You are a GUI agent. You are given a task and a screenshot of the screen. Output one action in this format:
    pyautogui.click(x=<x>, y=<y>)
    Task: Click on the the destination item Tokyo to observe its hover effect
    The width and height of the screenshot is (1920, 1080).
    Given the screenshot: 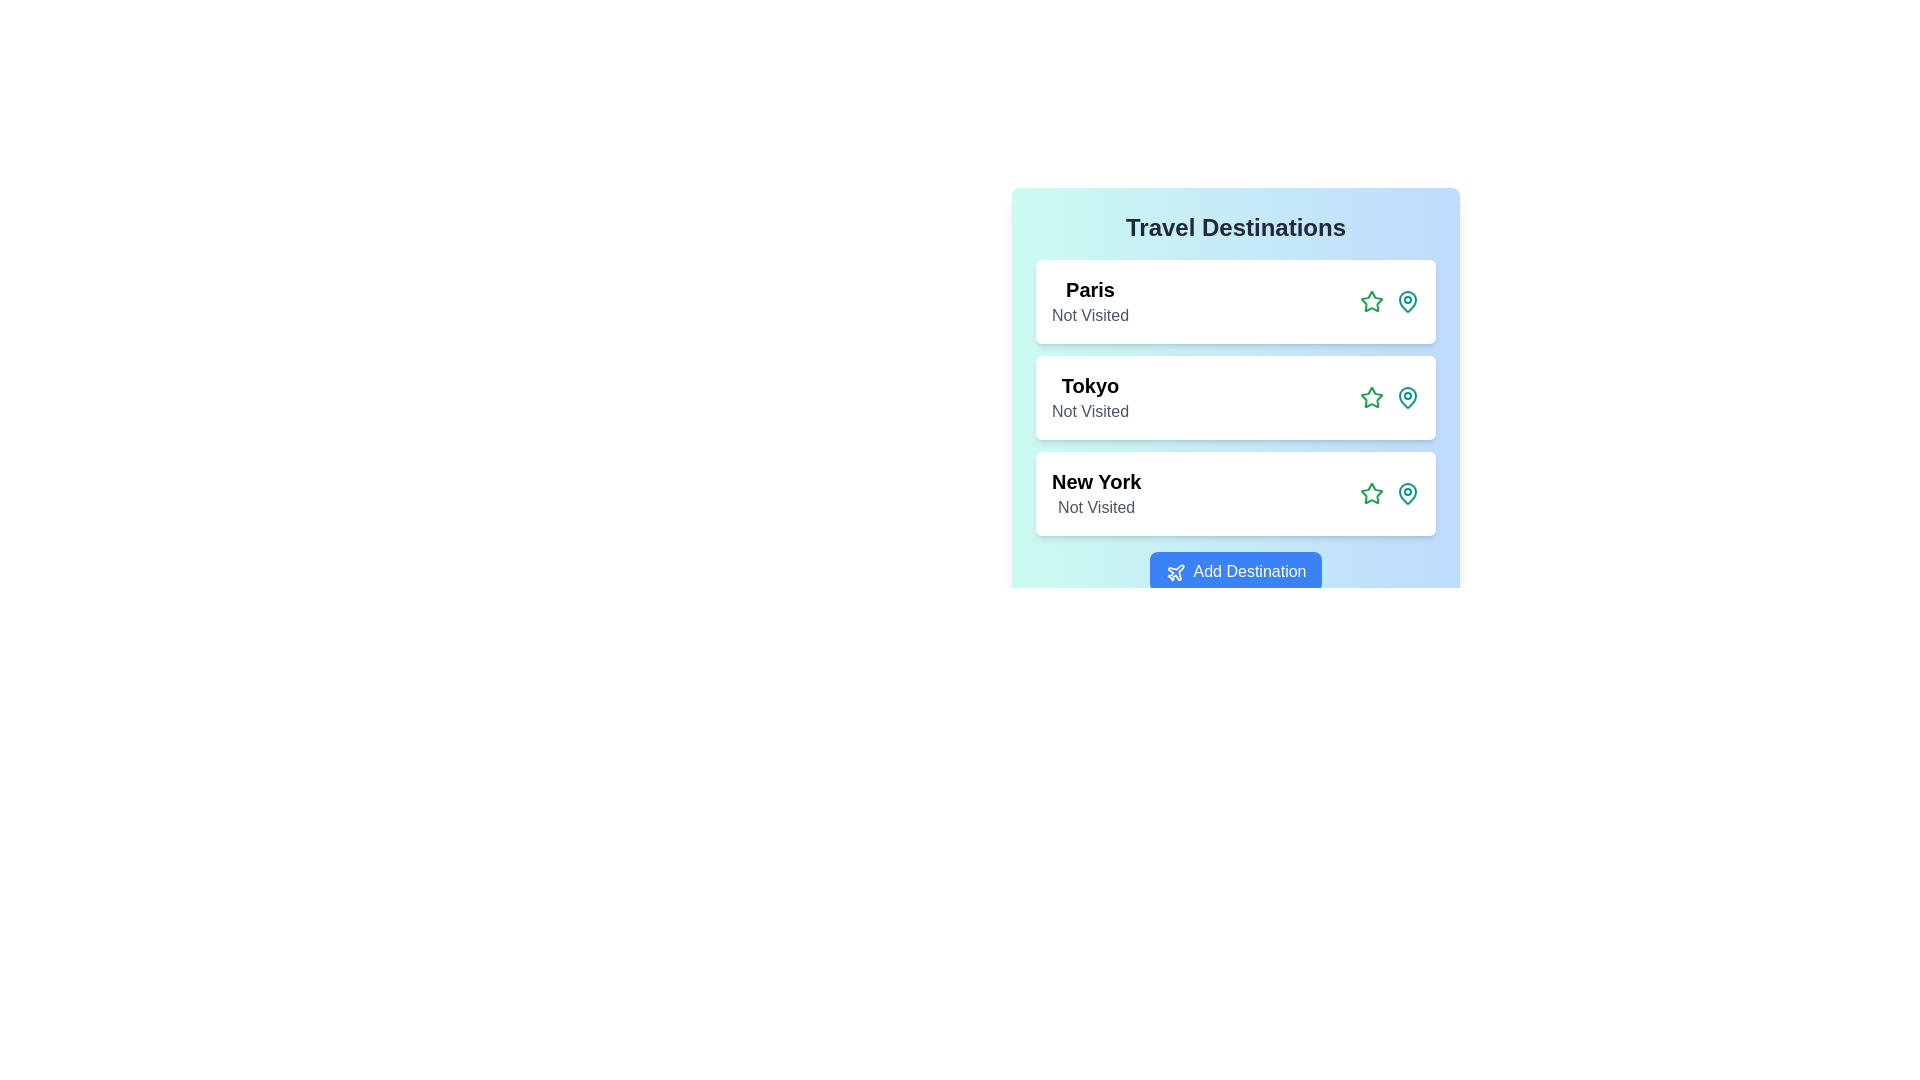 What is the action you would take?
    pyautogui.click(x=1235, y=397)
    